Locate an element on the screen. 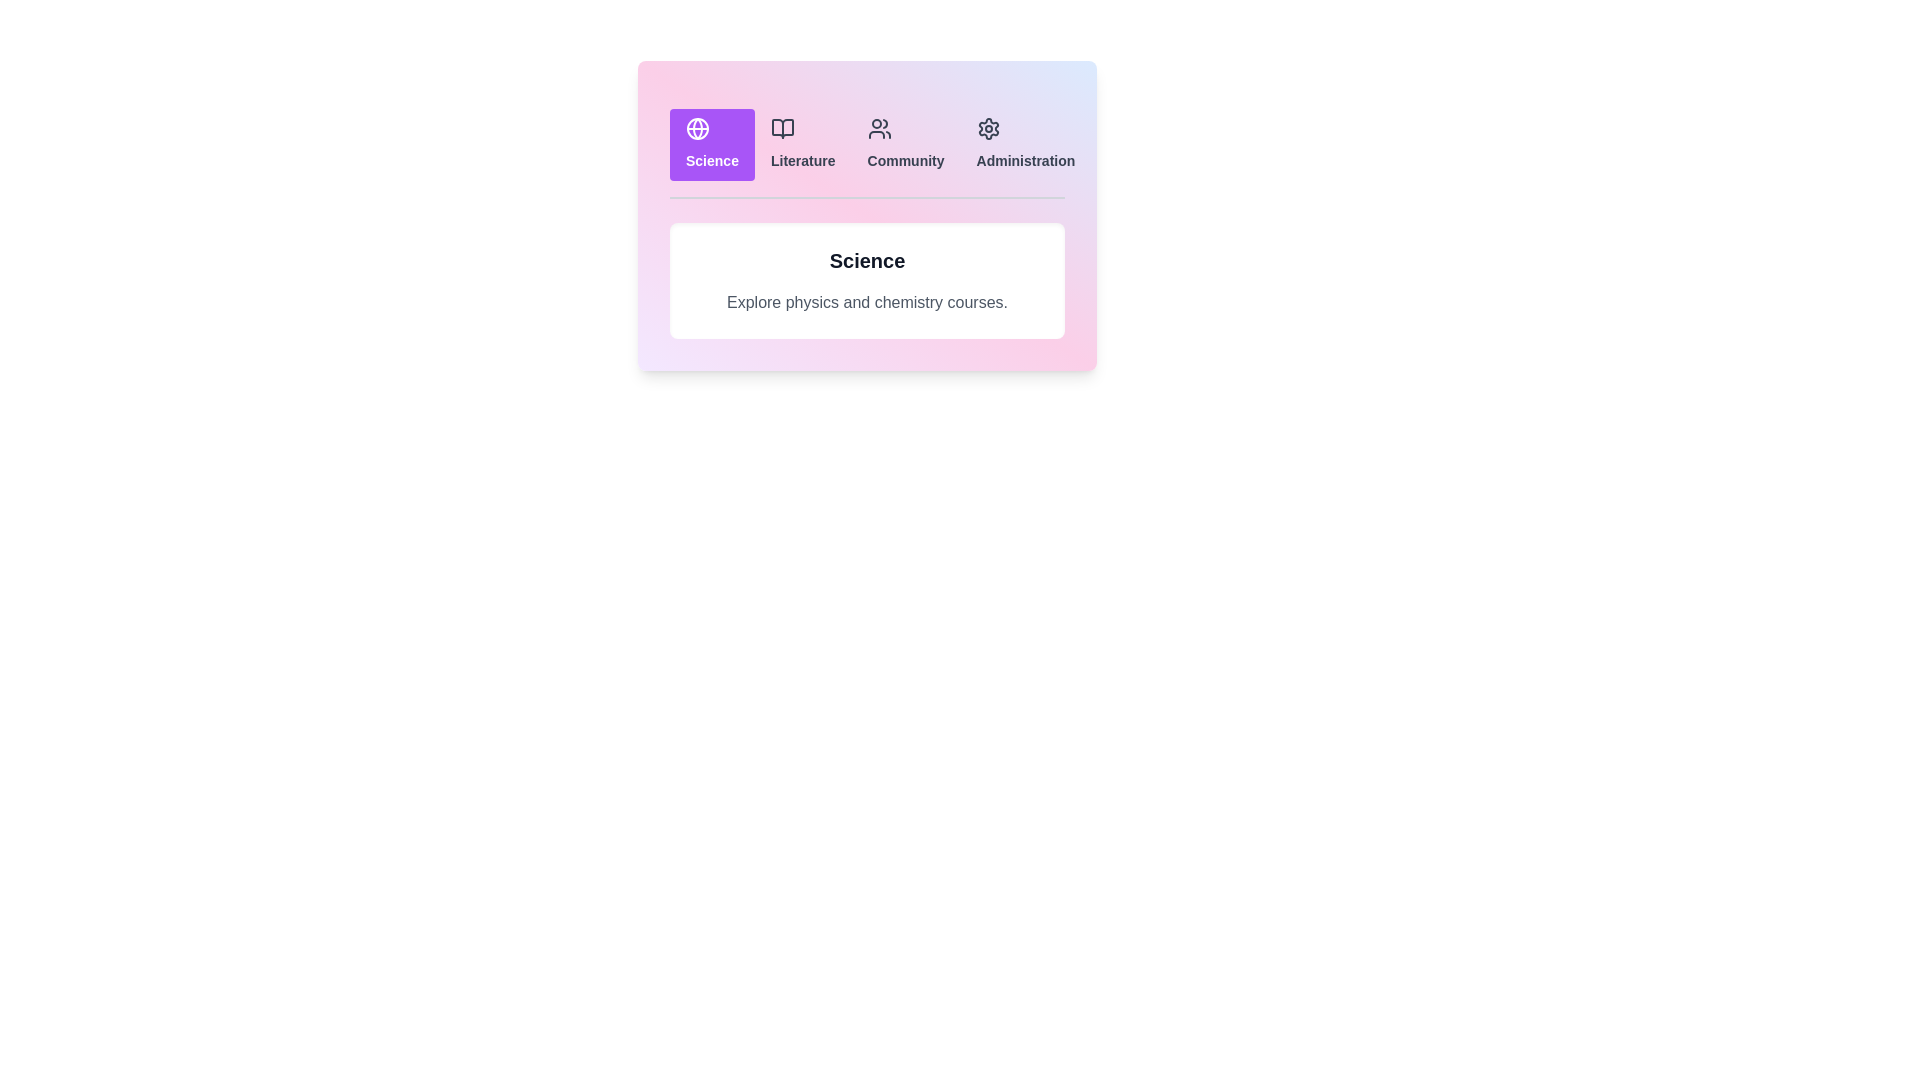 This screenshot has height=1080, width=1920. the Science tab is located at coordinates (711, 144).